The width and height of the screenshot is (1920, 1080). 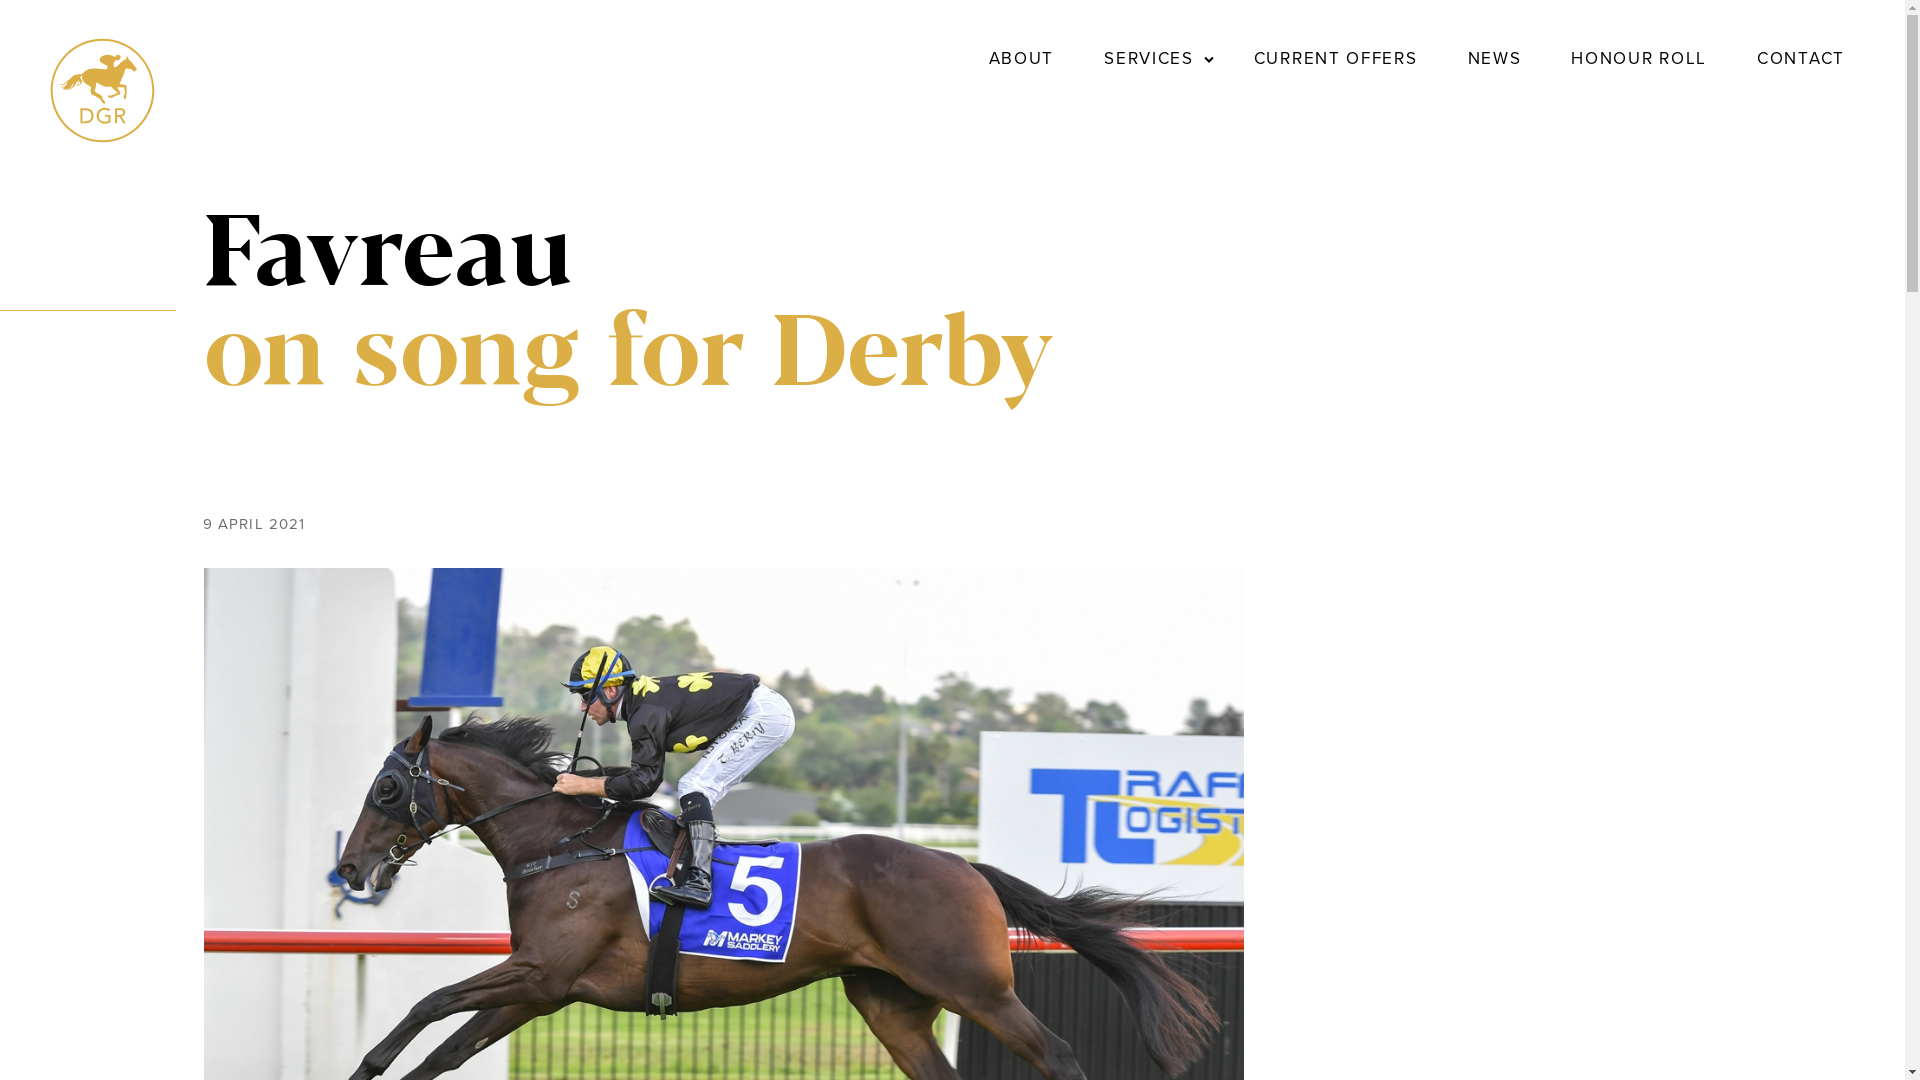 What do you see at coordinates (101, 136) in the screenshot?
I see `'DGR Thoroughbred Services'` at bounding box center [101, 136].